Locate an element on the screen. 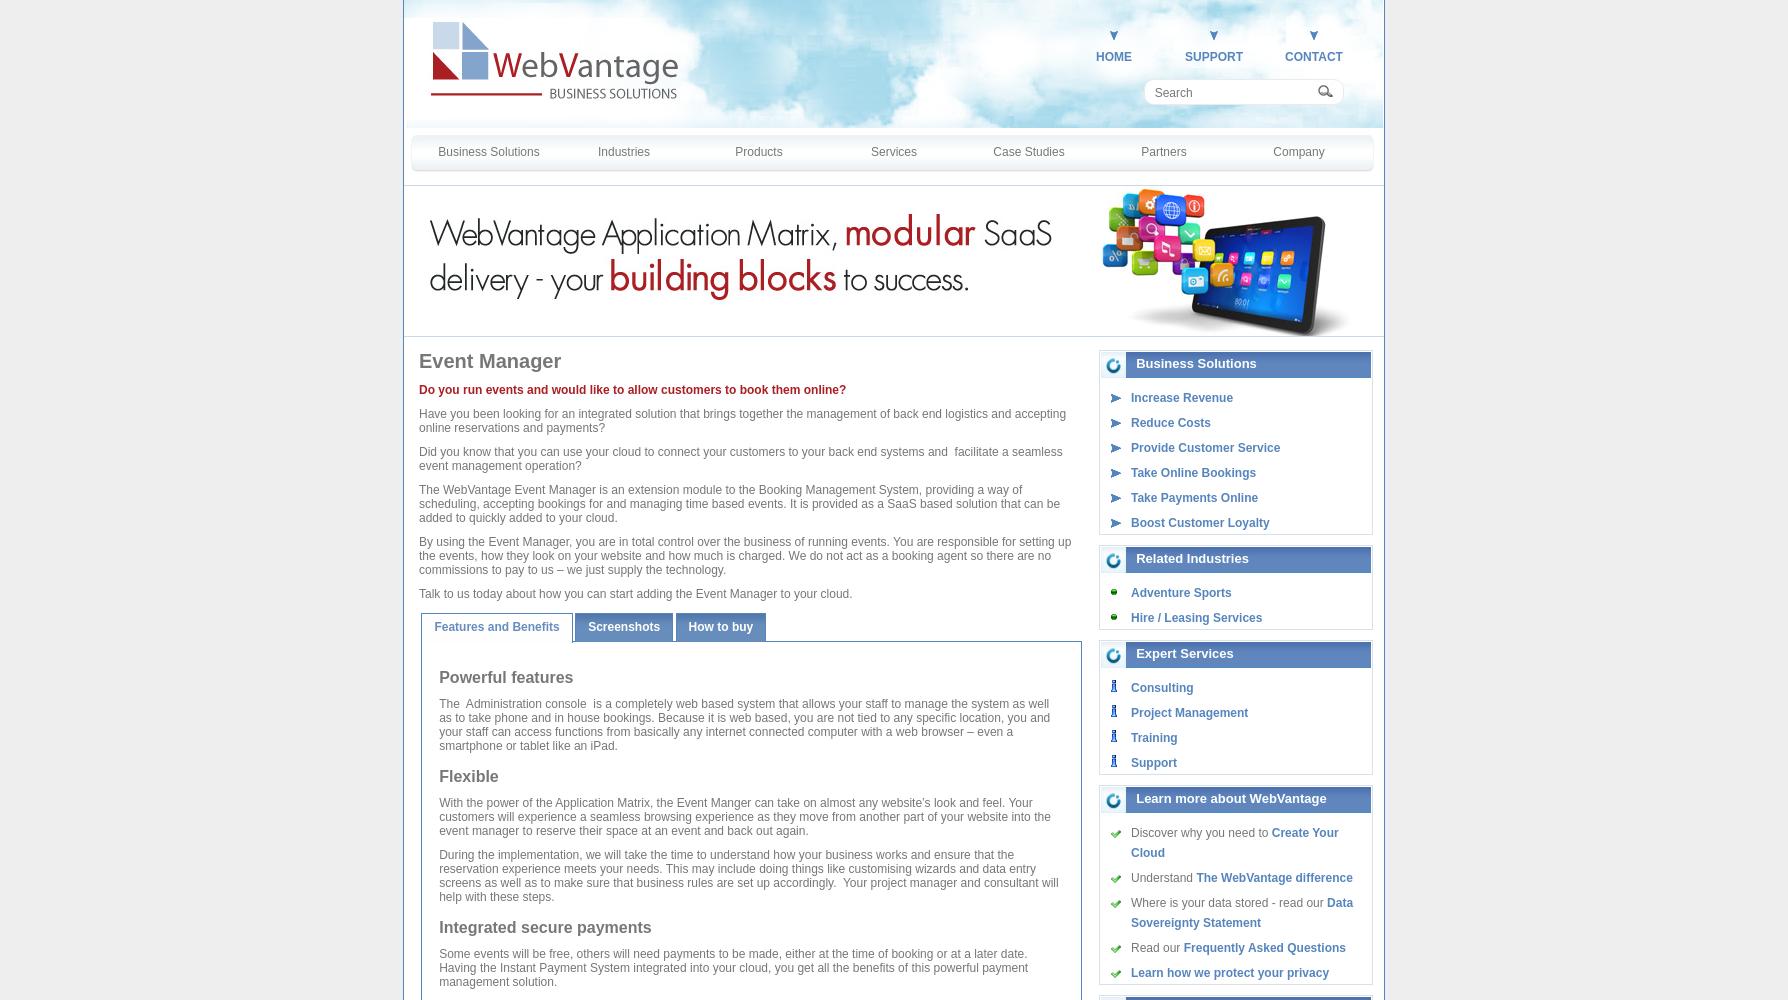  'Reduce Costs' is located at coordinates (1169, 423).